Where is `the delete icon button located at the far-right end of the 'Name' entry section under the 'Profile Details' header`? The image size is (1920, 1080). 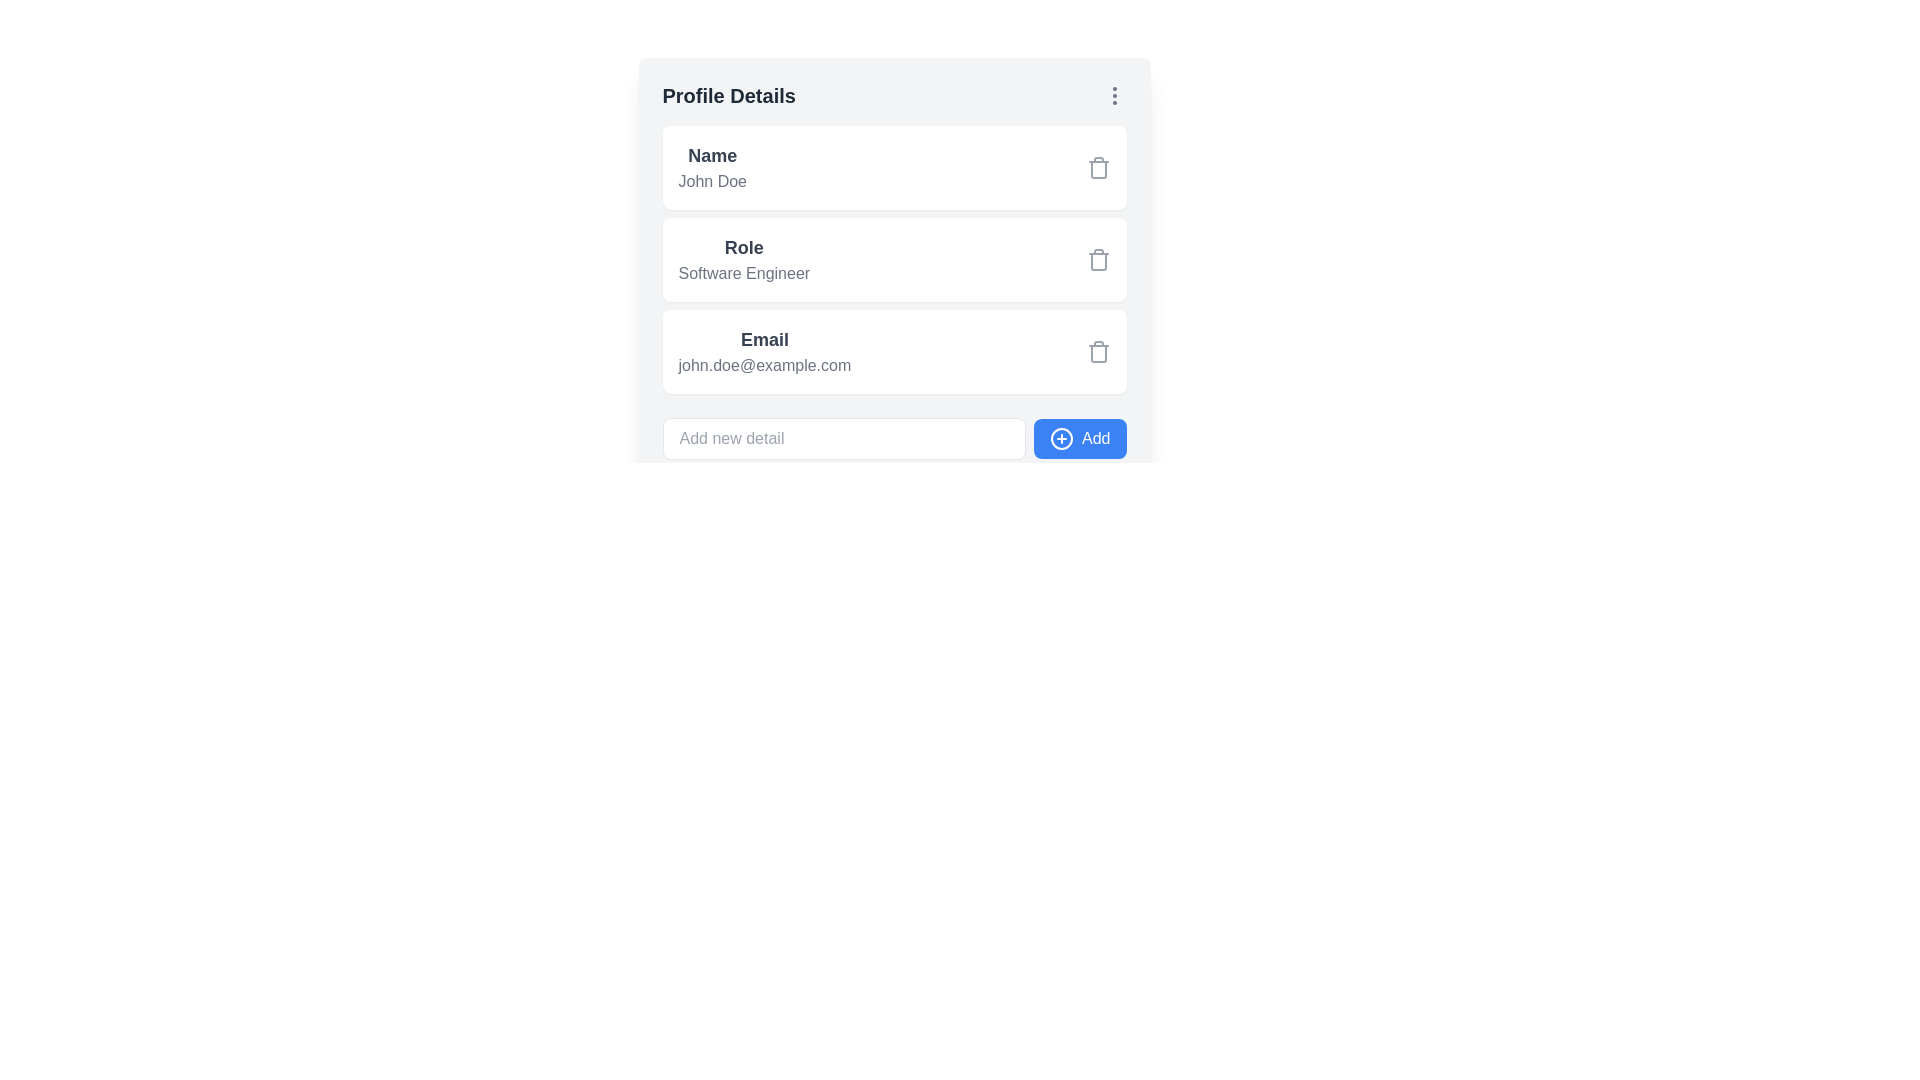 the delete icon button located at the far-right end of the 'Name' entry section under the 'Profile Details' header is located at coordinates (1097, 167).